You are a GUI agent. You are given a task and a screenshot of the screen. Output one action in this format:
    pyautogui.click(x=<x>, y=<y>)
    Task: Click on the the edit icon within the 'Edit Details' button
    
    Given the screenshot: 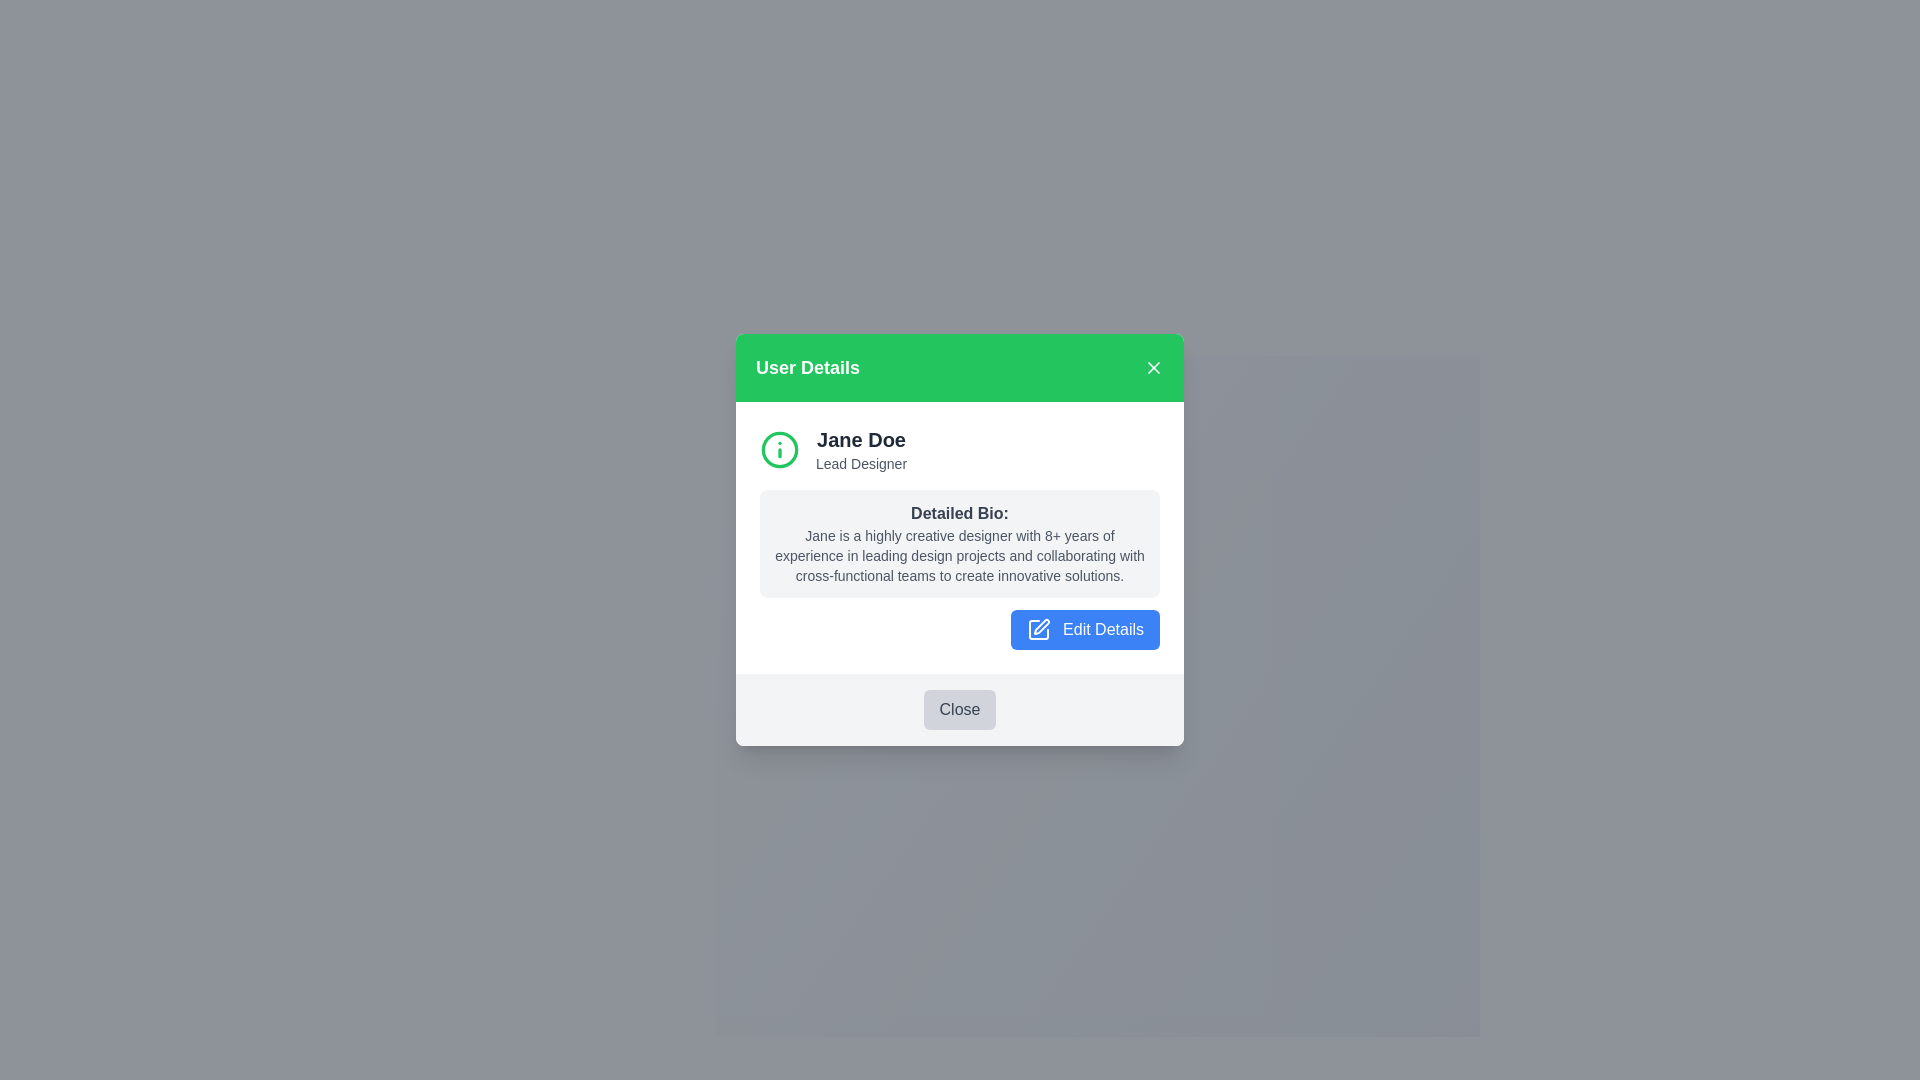 What is the action you would take?
    pyautogui.click(x=1038, y=630)
    